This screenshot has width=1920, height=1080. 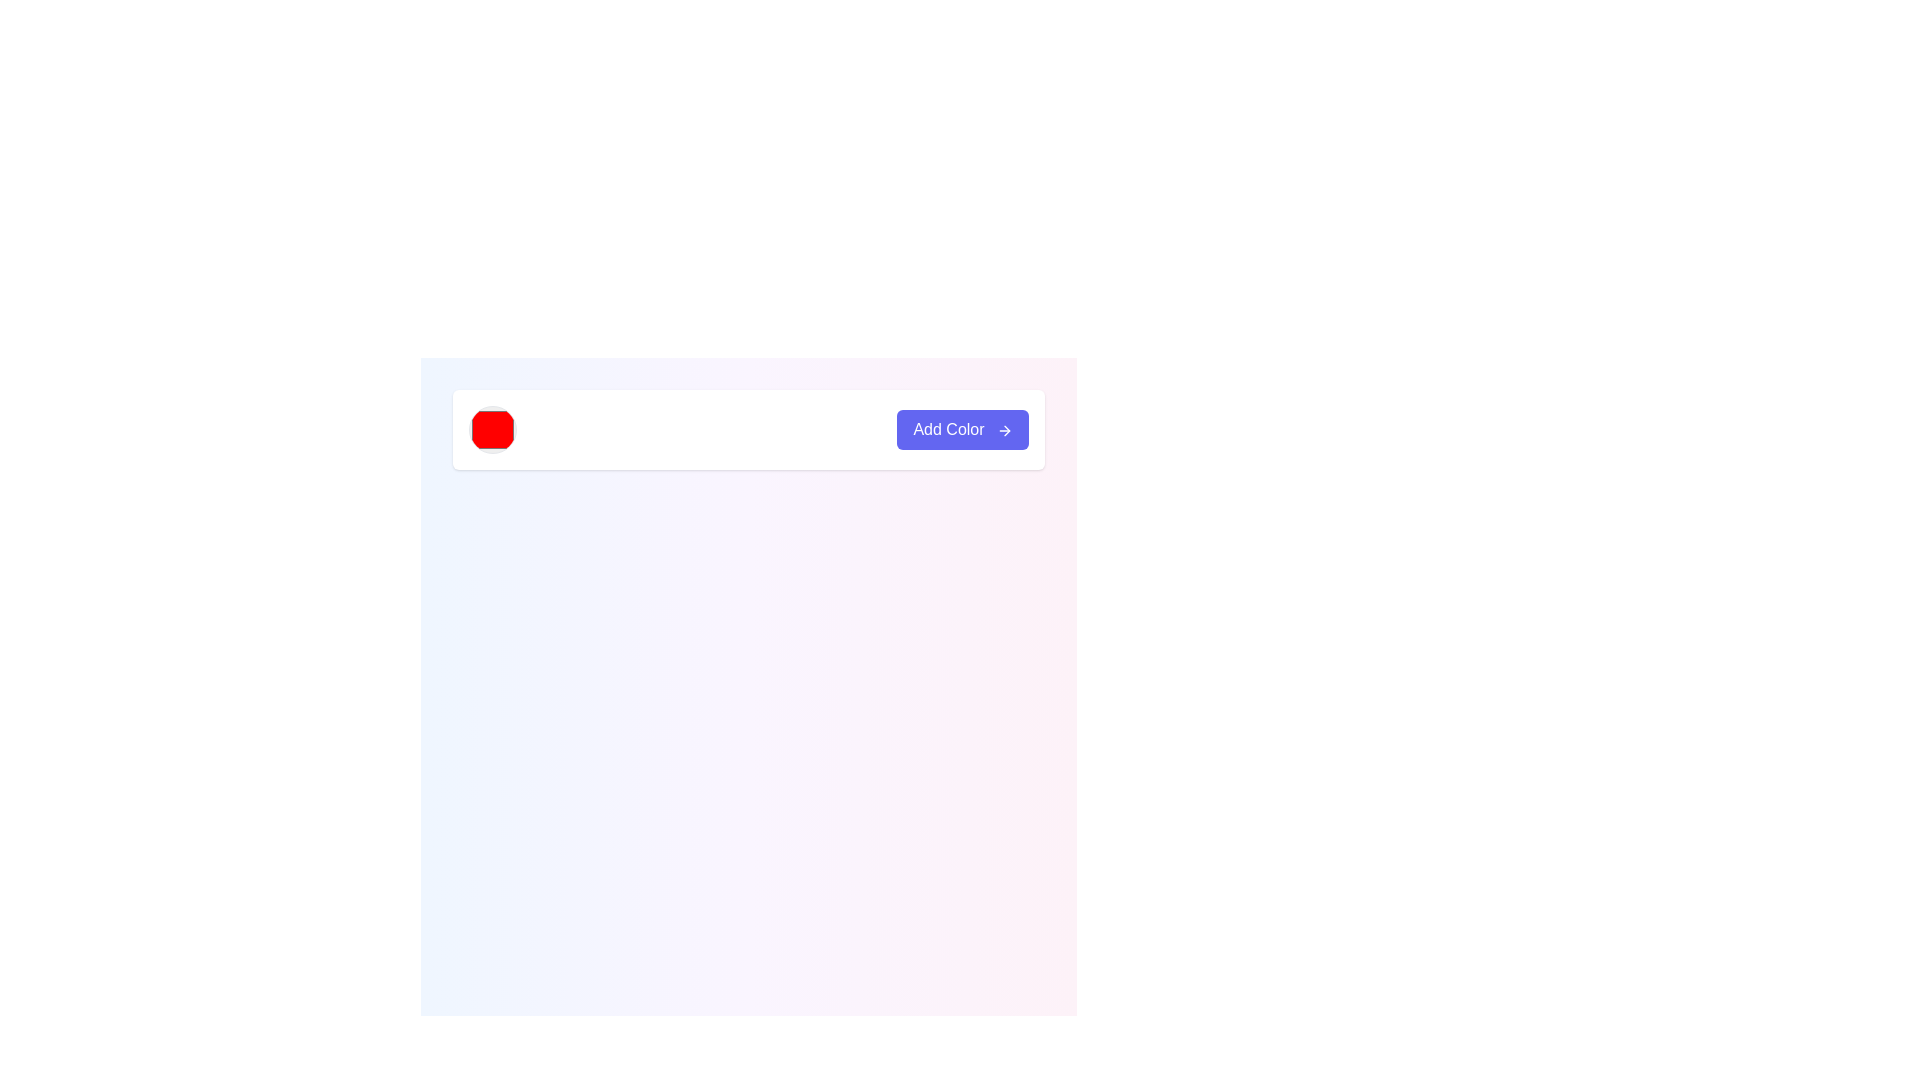 I want to click on the color selector of the composite UI component, which includes a button labeled 'Add Color', so click(x=747, y=441).